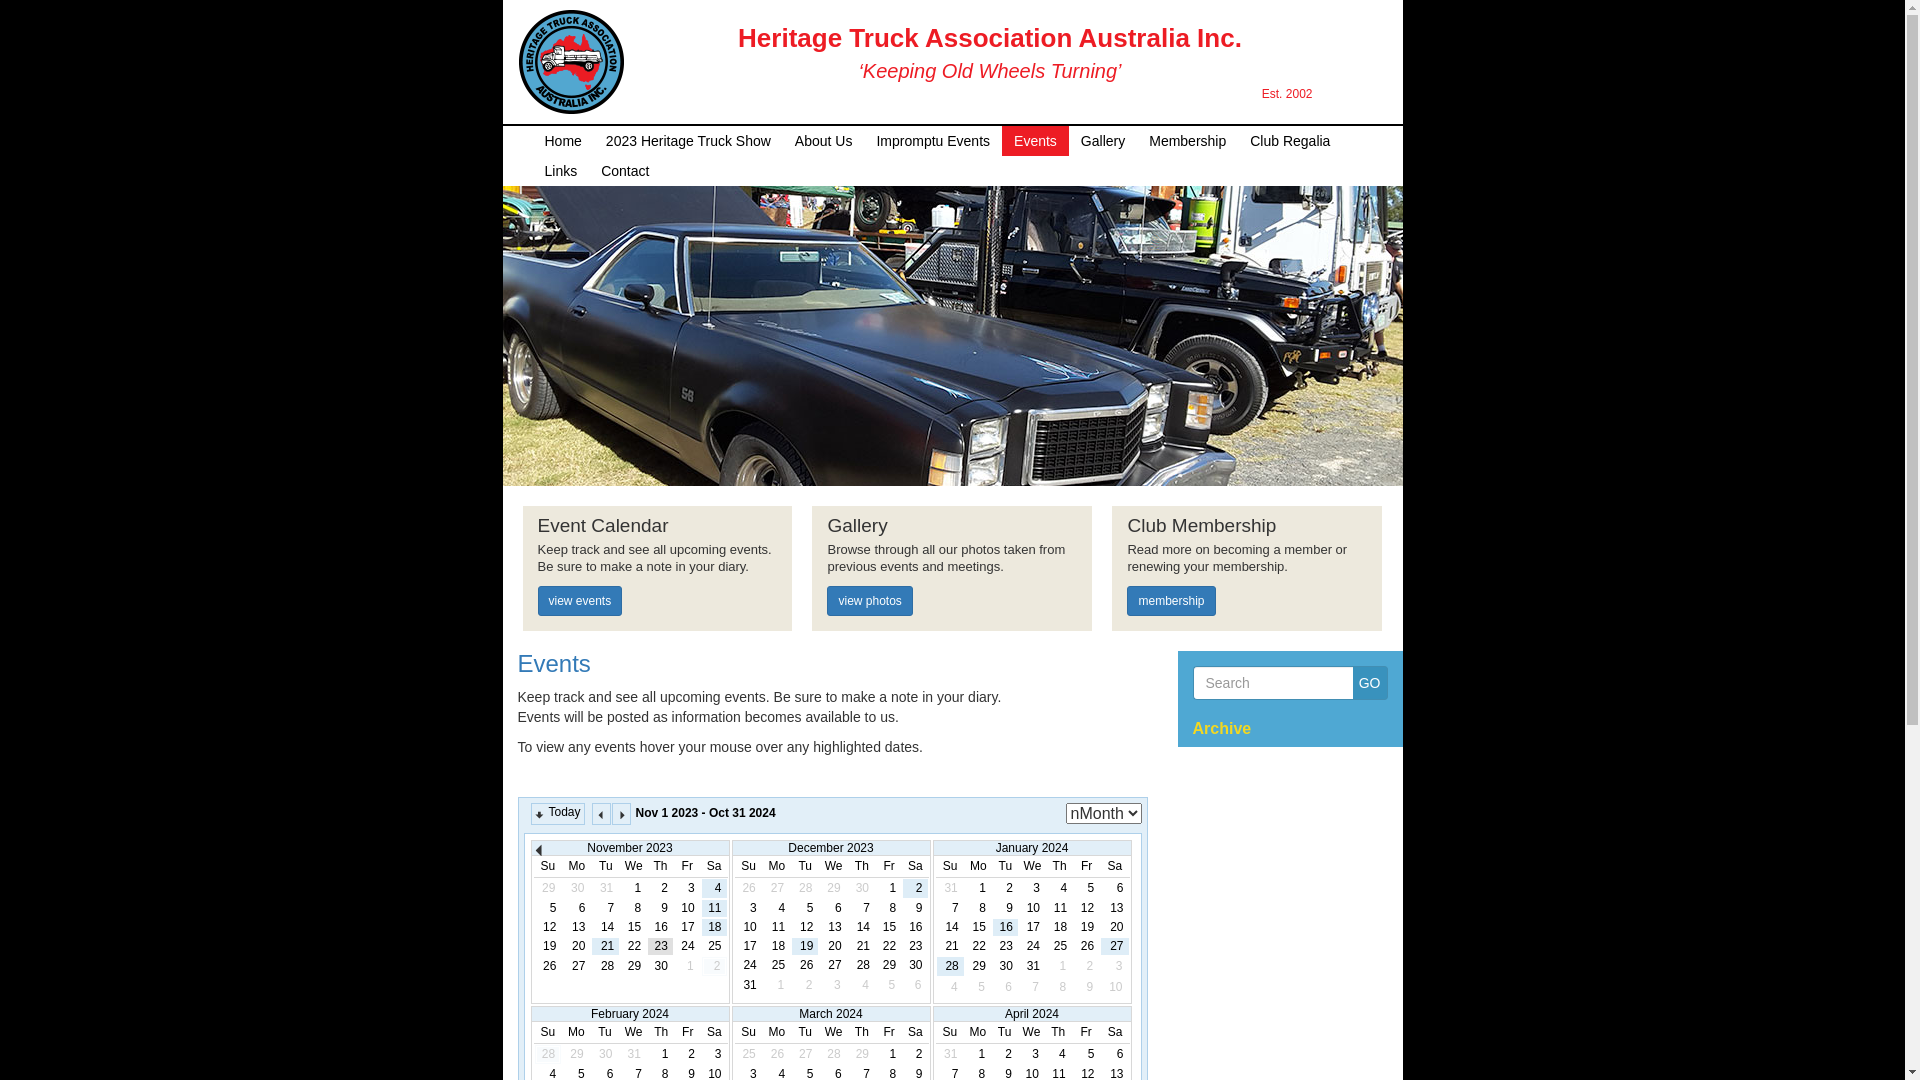 The image size is (1920, 1080). Describe the element at coordinates (776, 908) in the screenshot. I see `'4'` at that location.